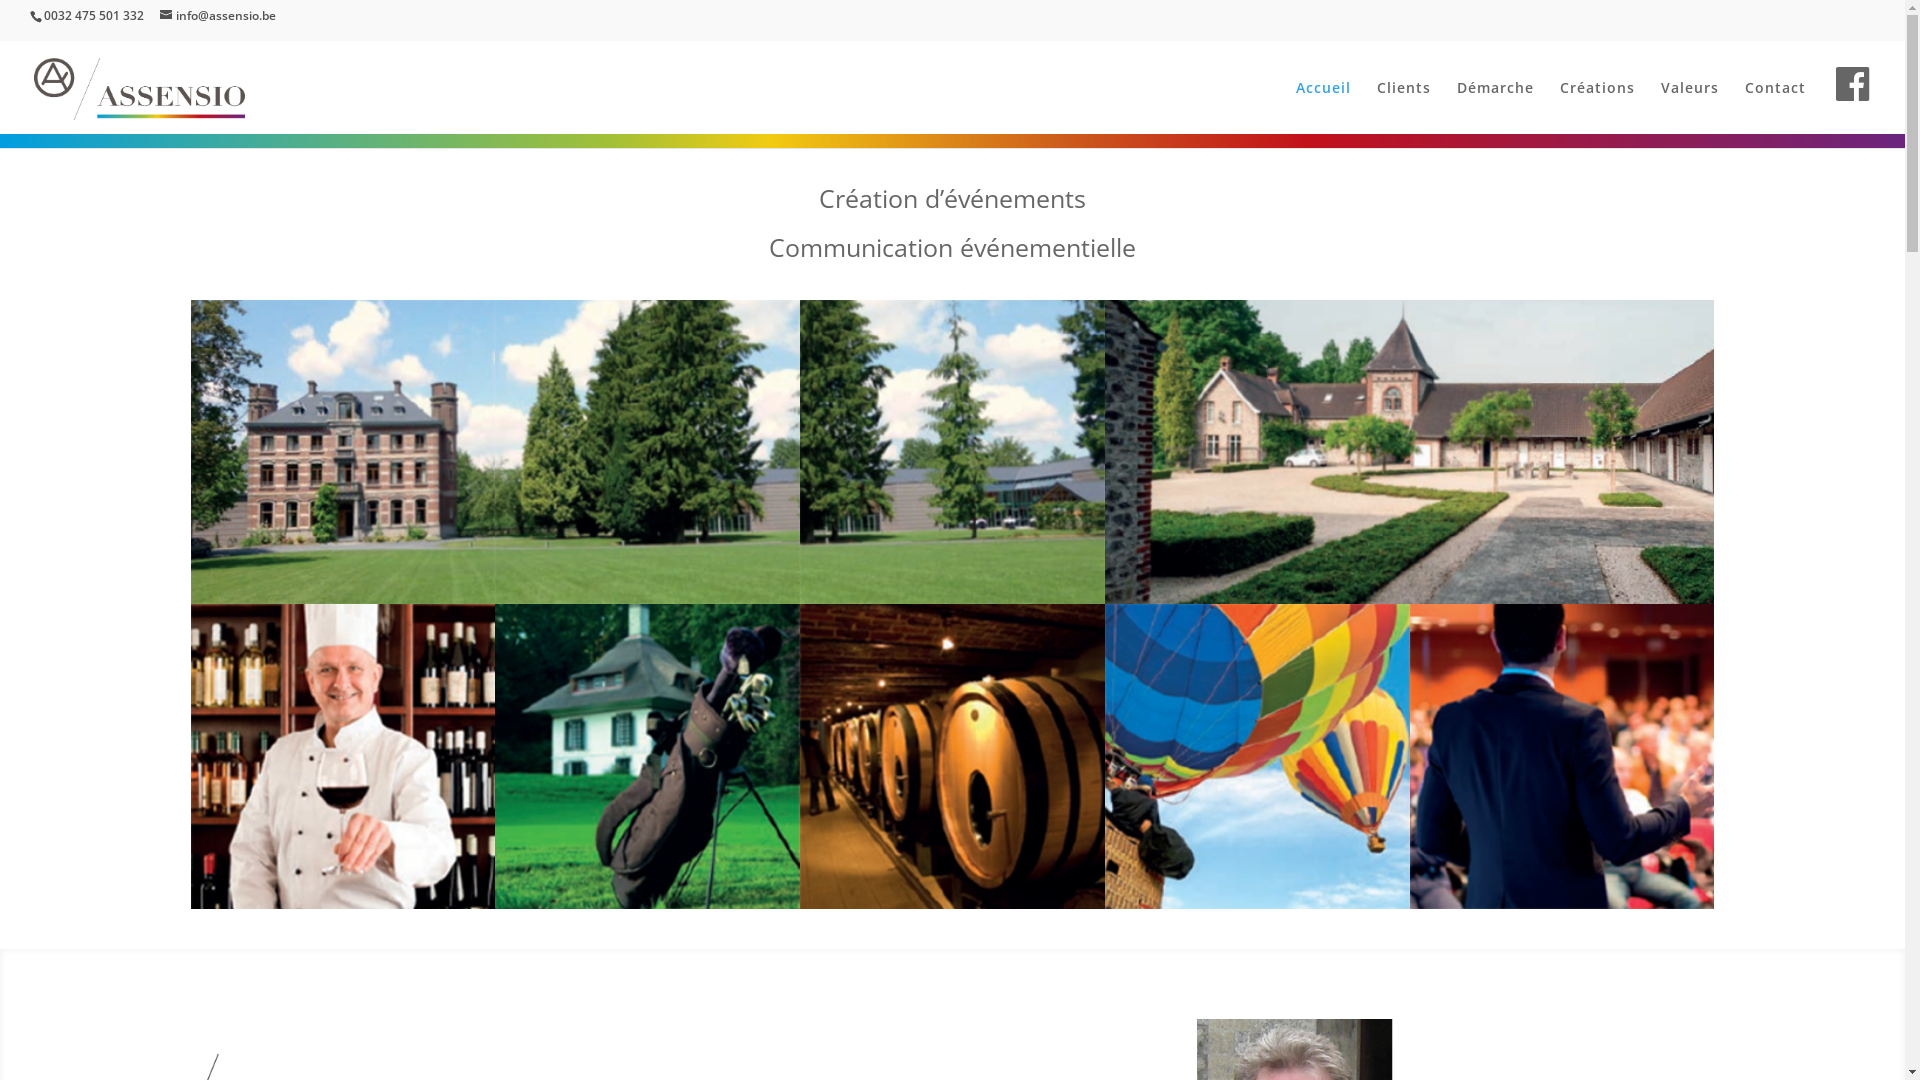 The image size is (1920, 1080). What do you see at coordinates (217, 15) in the screenshot?
I see `'info@assensio.be'` at bounding box center [217, 15].